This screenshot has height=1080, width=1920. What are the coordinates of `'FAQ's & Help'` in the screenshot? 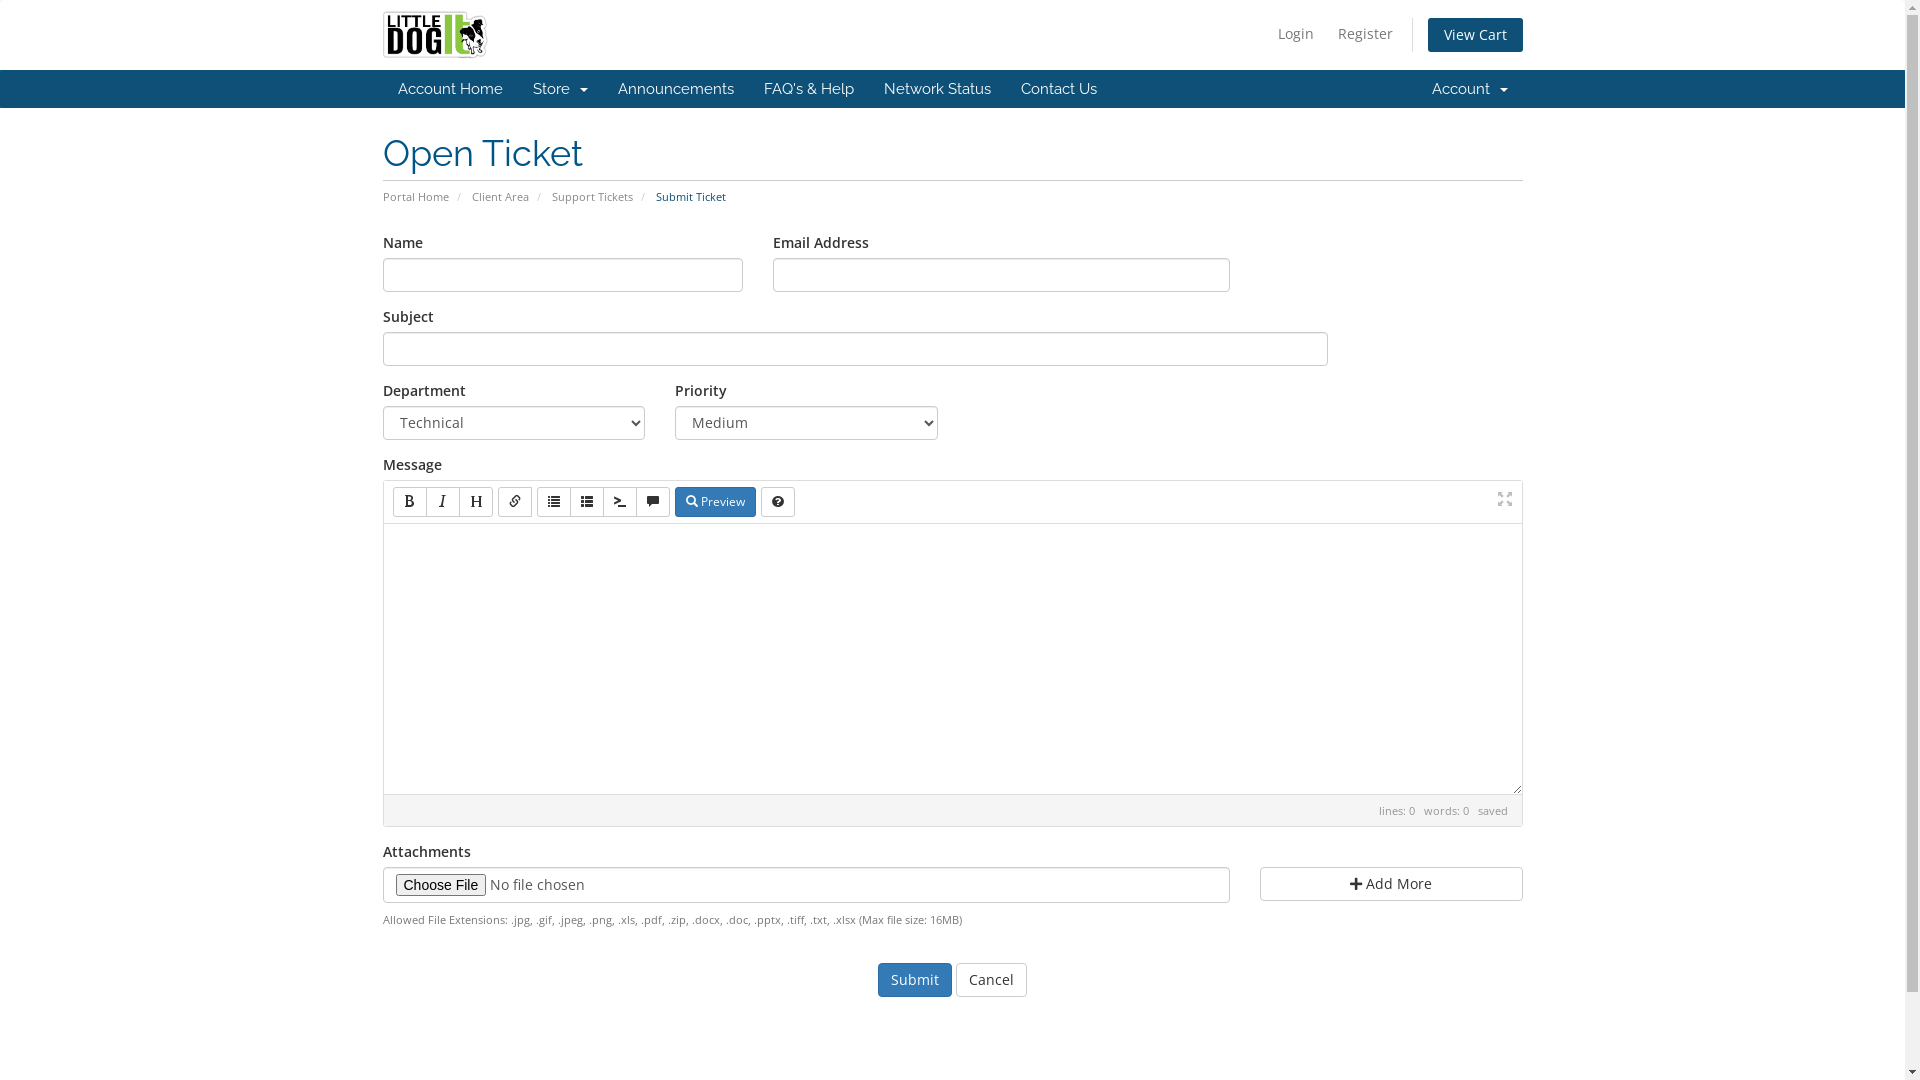 It's located at (747, 87).